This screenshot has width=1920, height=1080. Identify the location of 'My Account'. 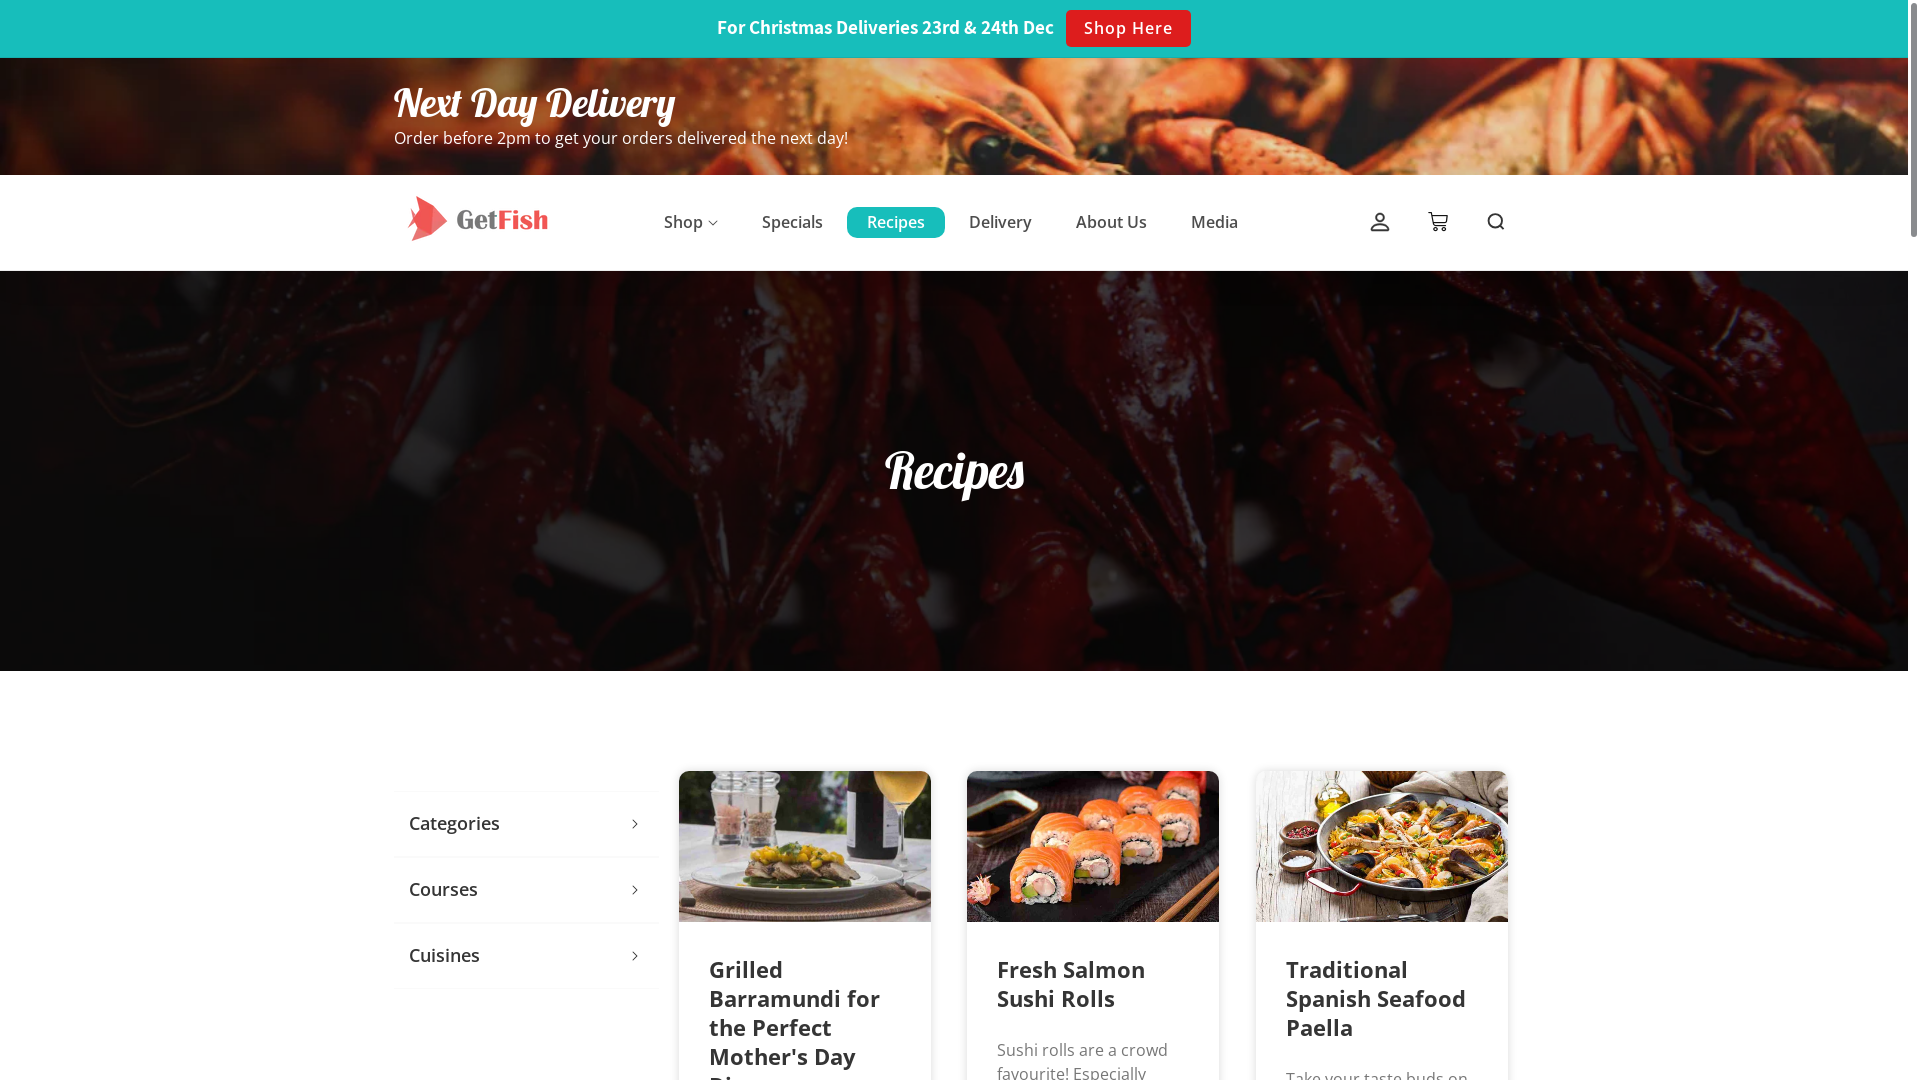
(1379, 223).